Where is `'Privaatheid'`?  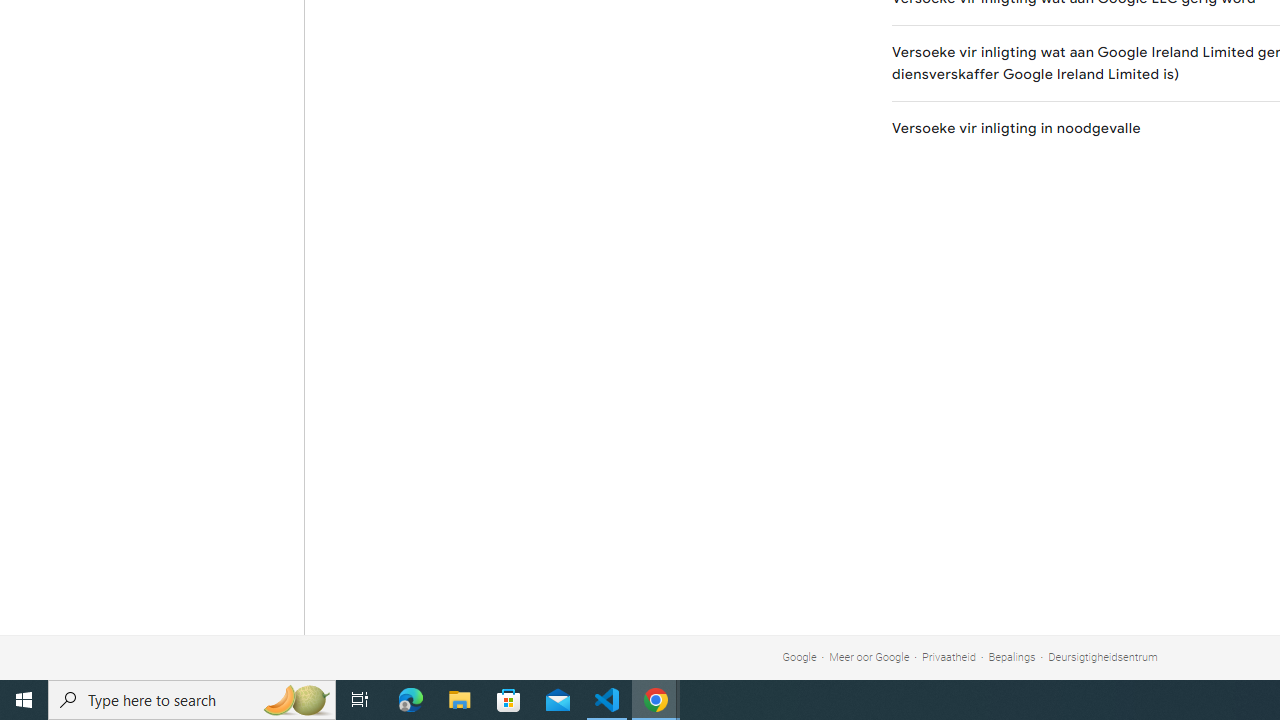
'Privaatheid' is located at coordinates (947, 657).